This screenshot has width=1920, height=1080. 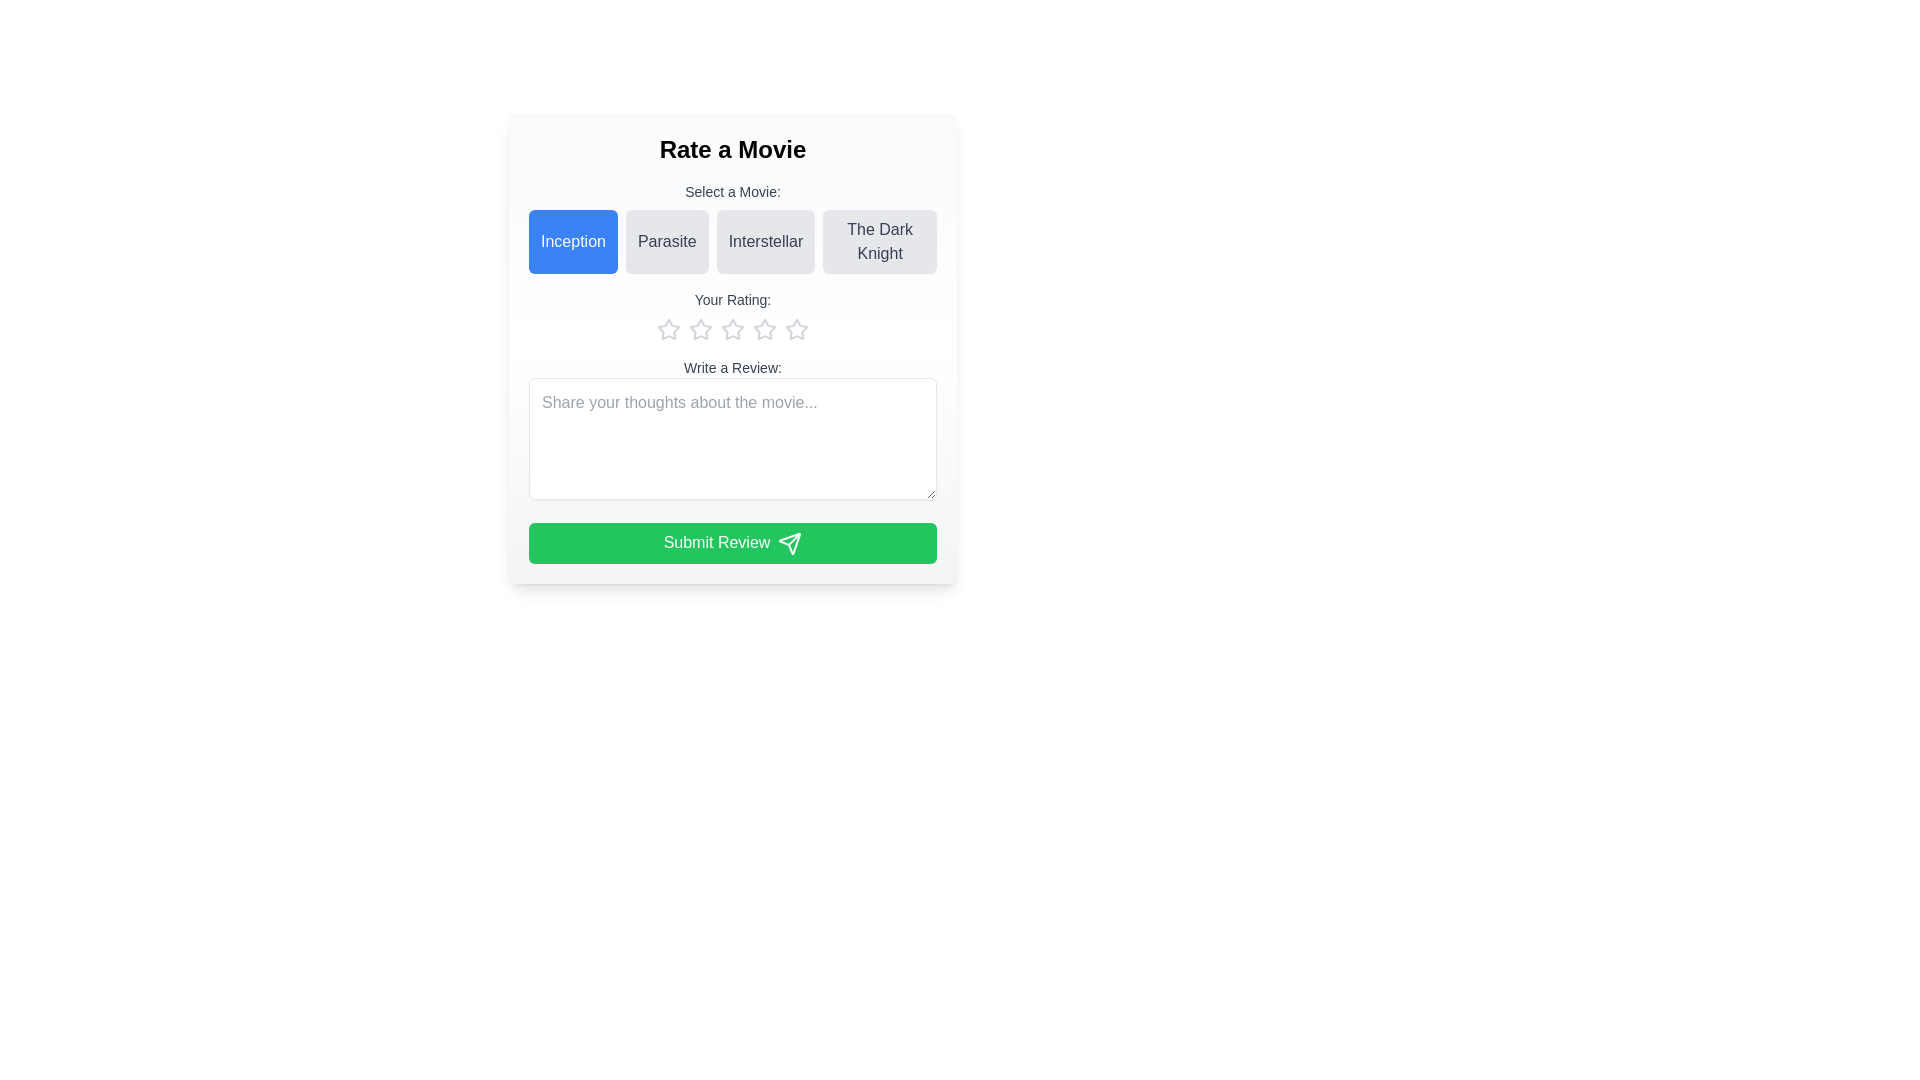 I want to click on the third star icon in the five-star rating system, located centrally below the 'Your Rating:' label, so click(x=732, y=328).